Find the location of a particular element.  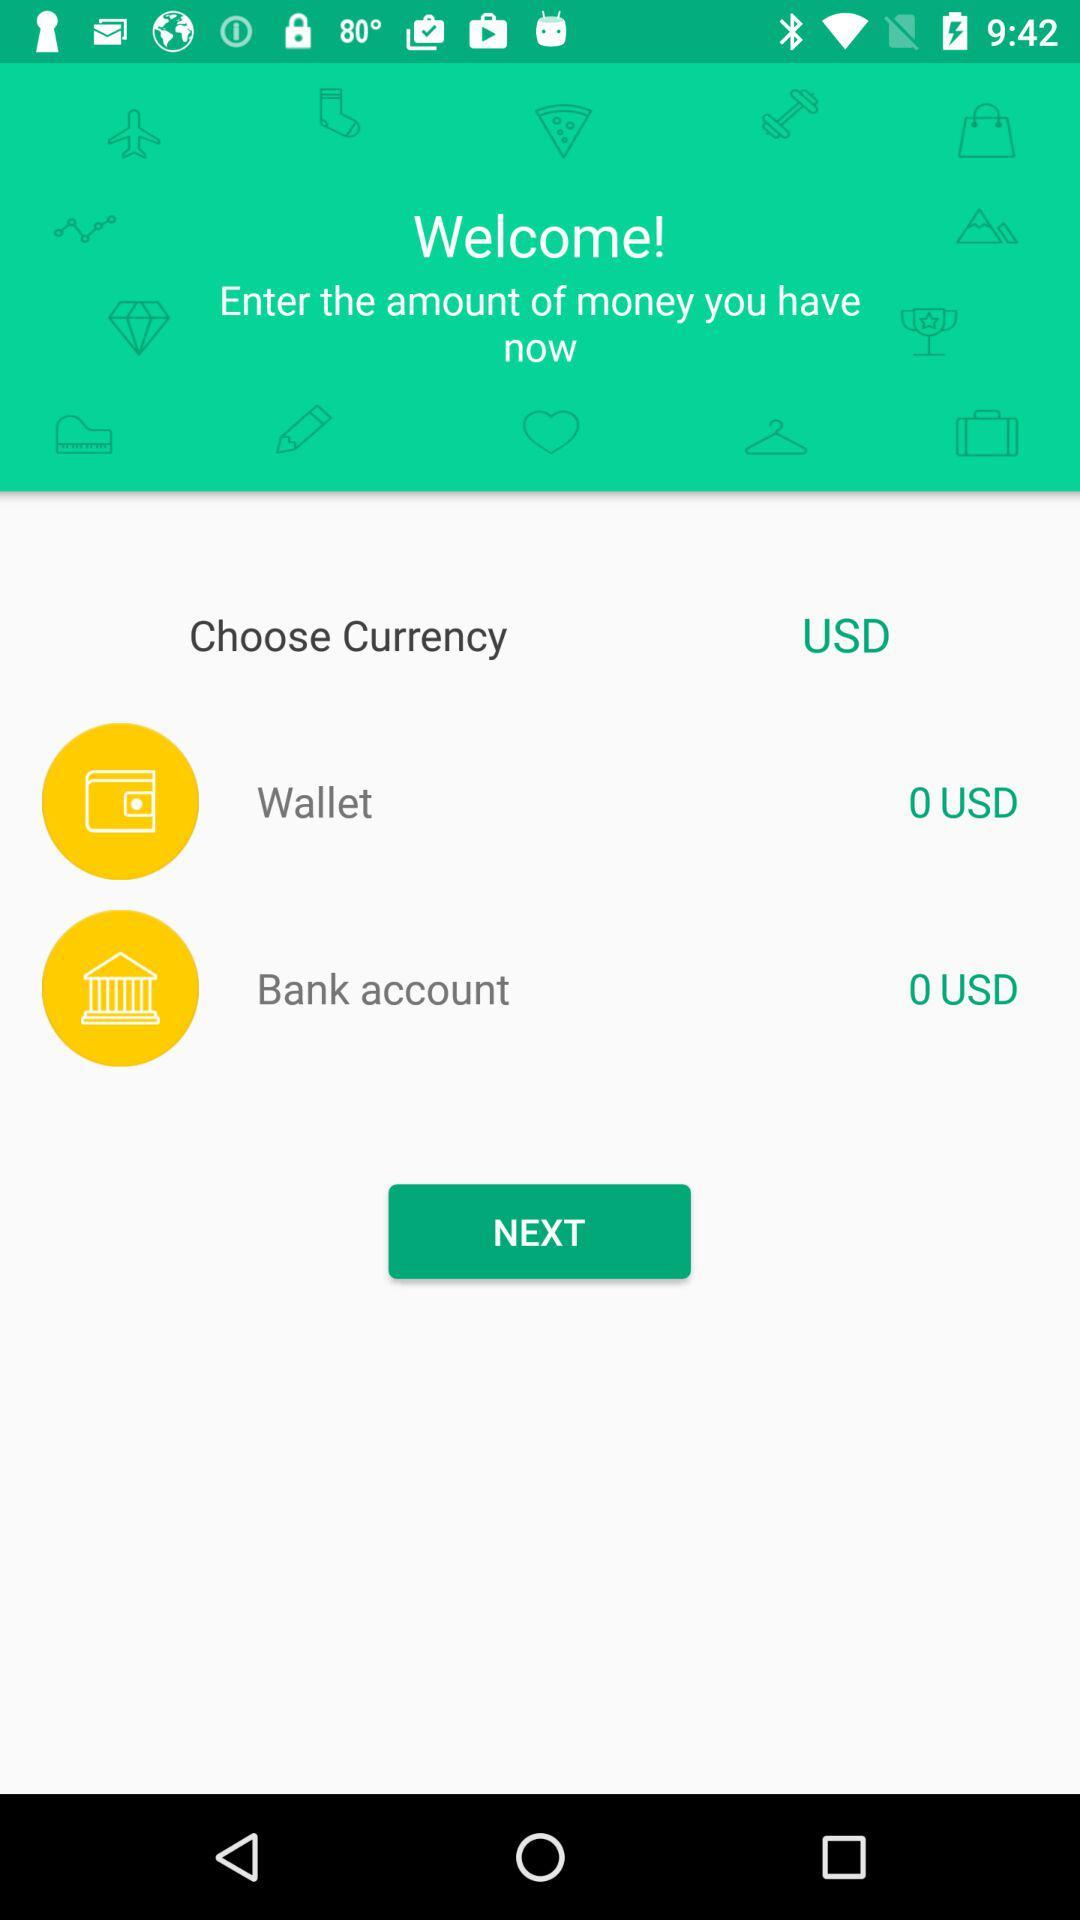

the next item is located at coordinates (538, 1230).